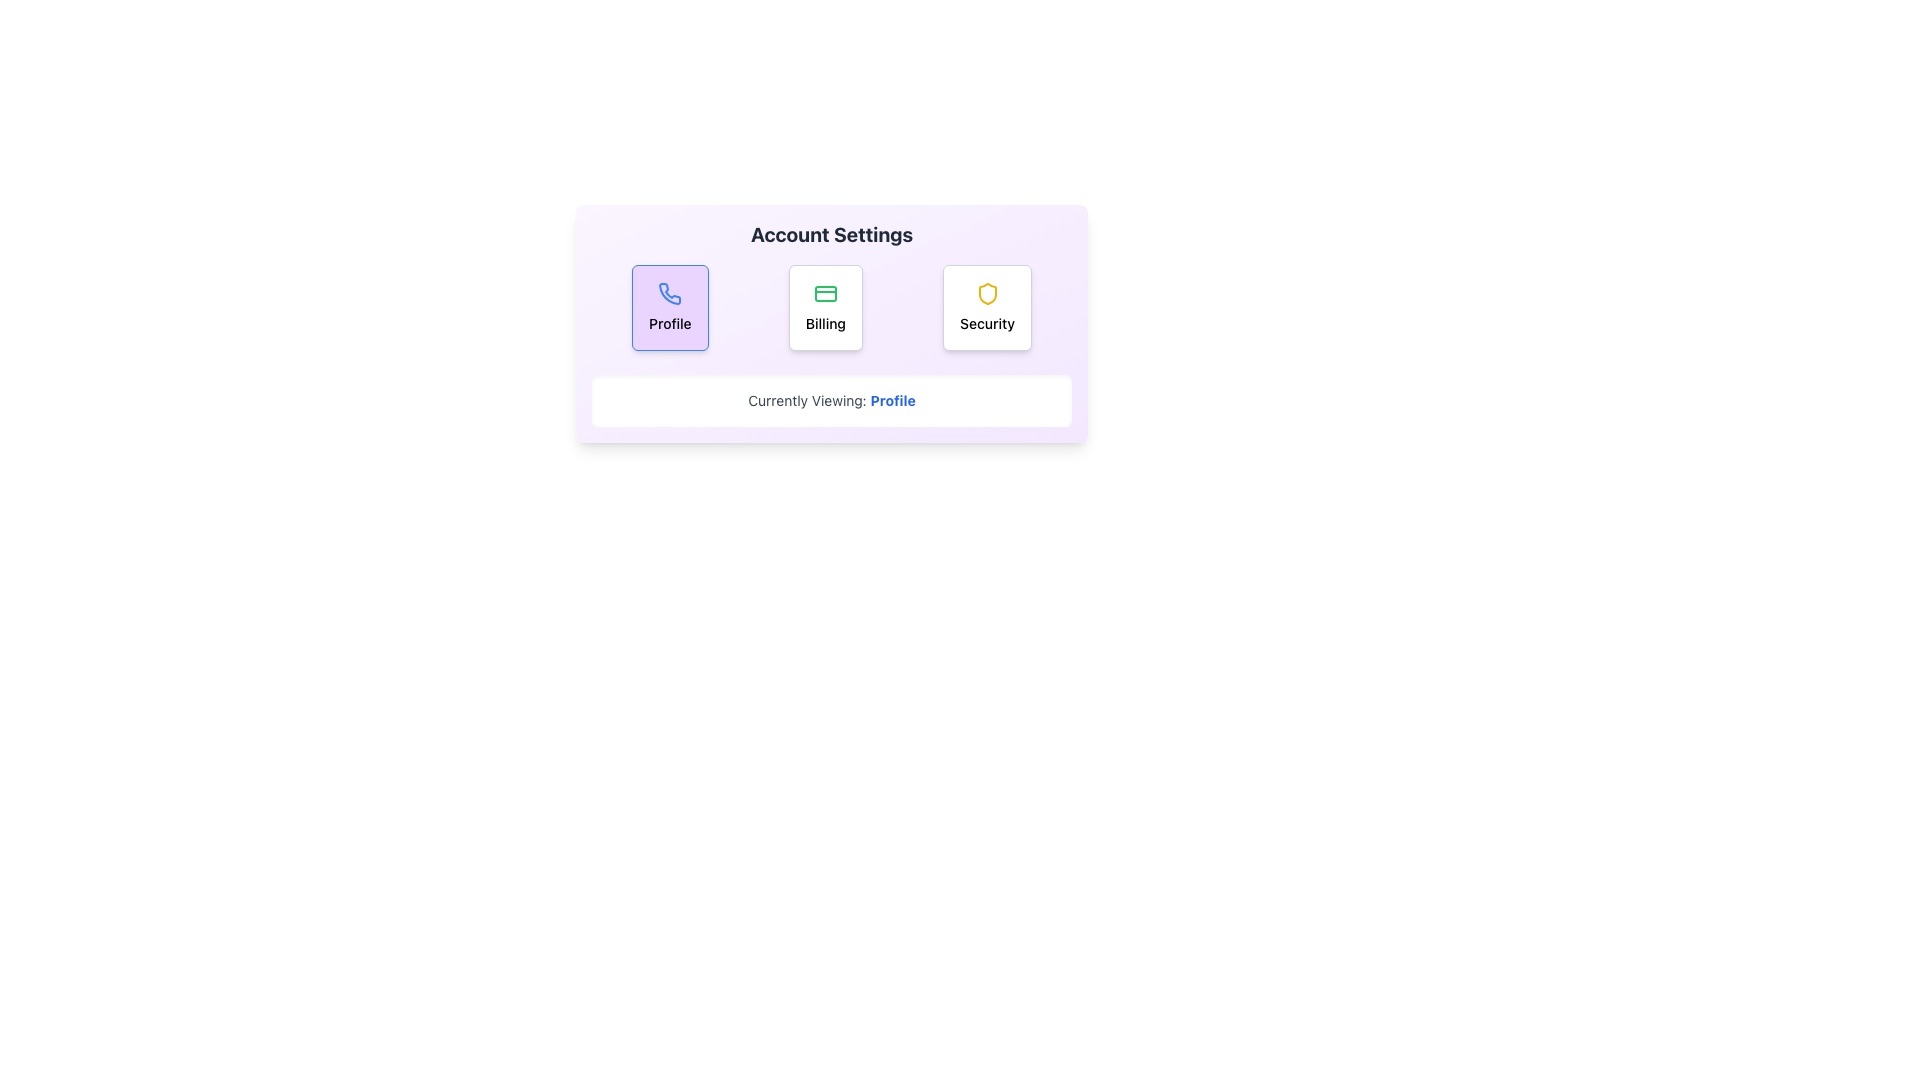 Image resolution: width=1920 pixels, height=1080 pixels. What do you see at coordinates (831, 401) in the screenshot?
I see `information displayed in the Label that indicates the currently selected or active item within the 'Account Settings' section` at bounding box center [831, 401].